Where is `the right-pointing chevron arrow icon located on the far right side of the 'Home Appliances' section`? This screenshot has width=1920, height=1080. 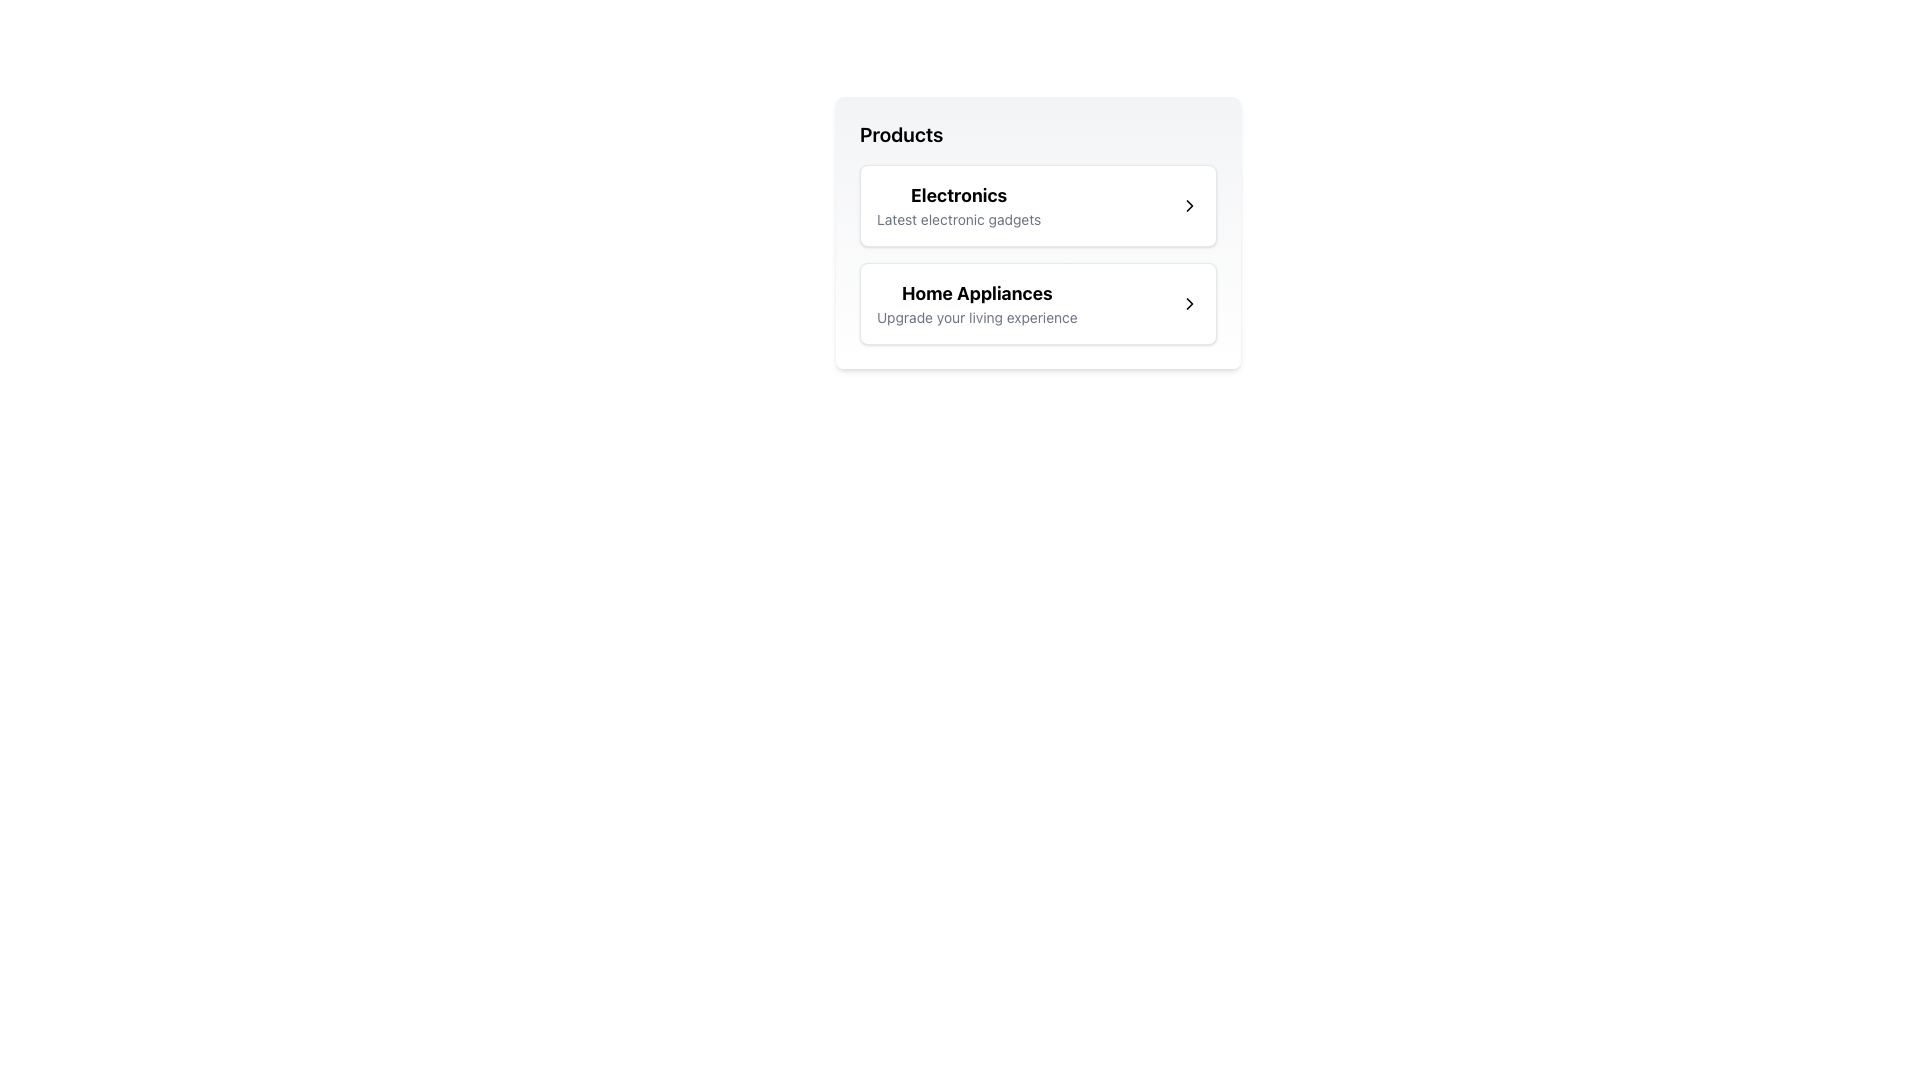 the right-pointing chevron arrow icon located on the far right side of the 'Home Appliances' section is located at coordinates (1190, 304).